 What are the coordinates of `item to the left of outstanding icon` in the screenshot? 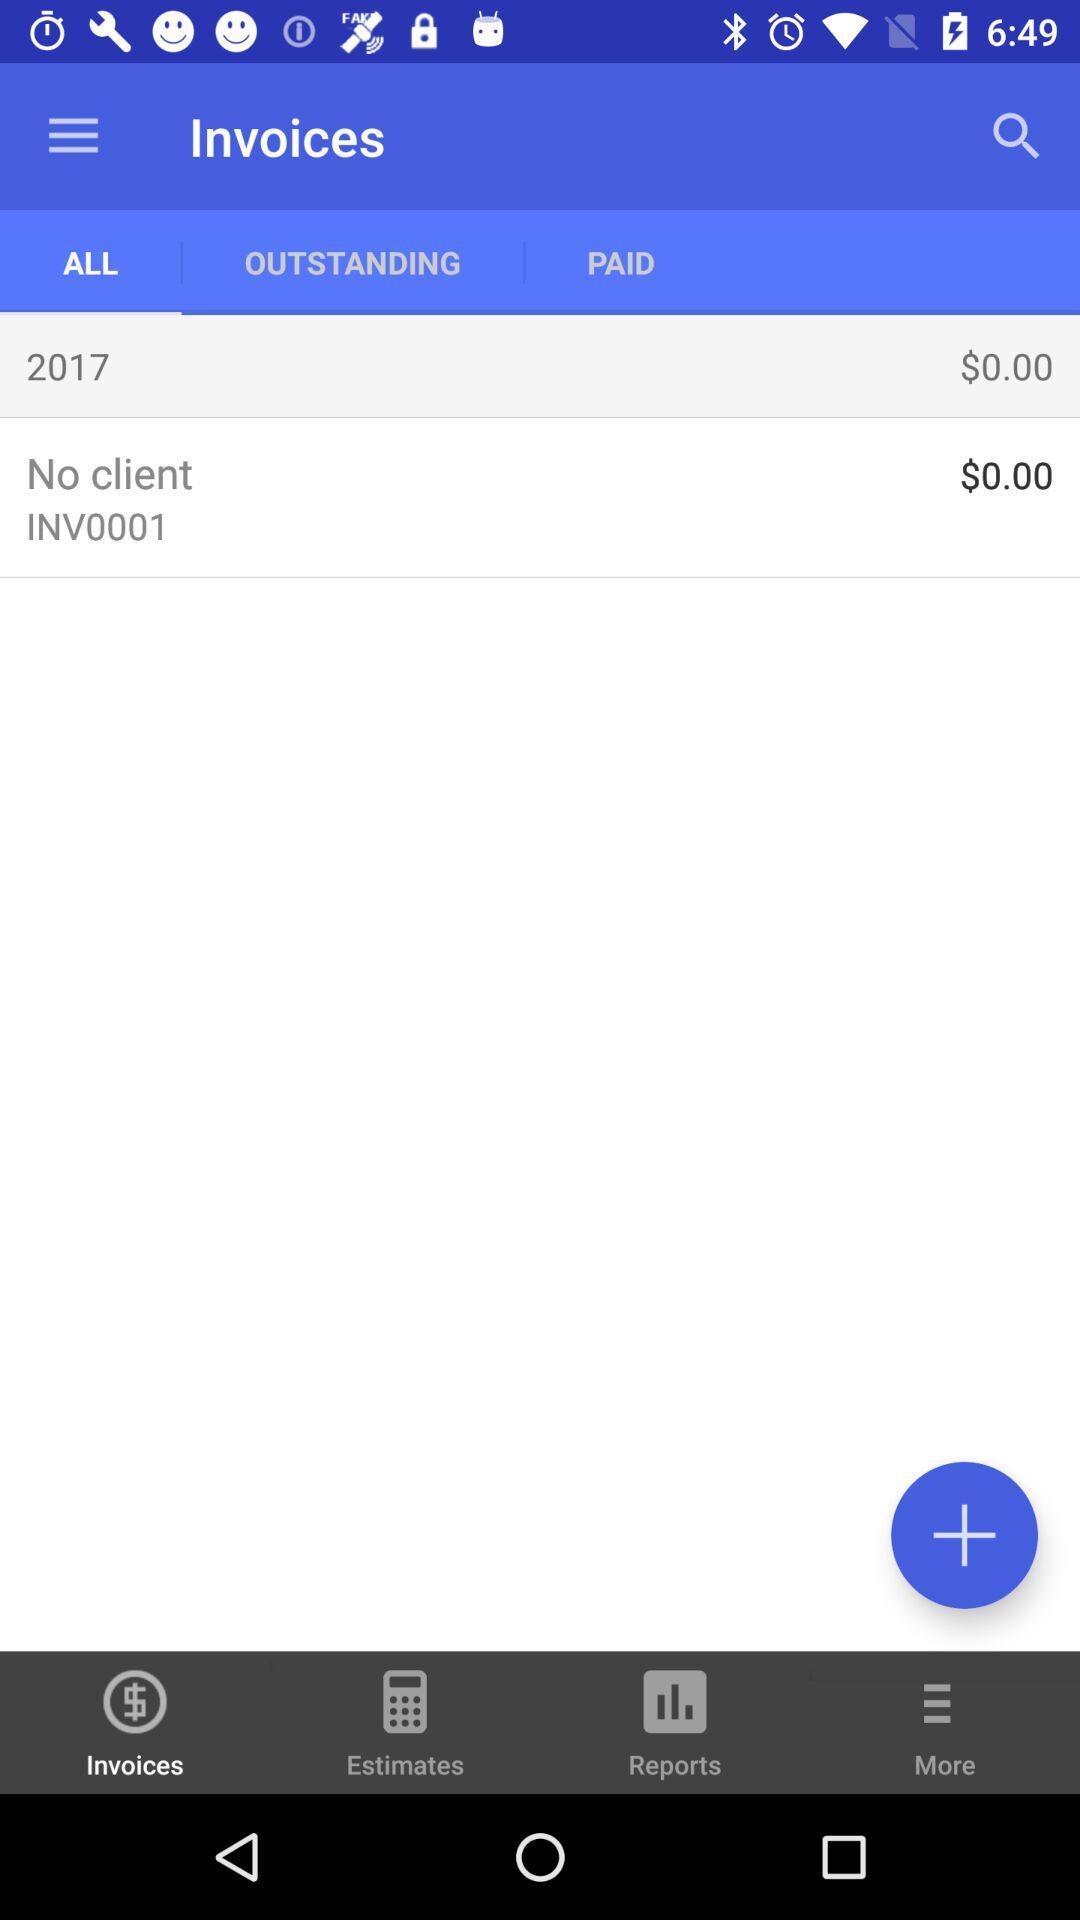 It's located at (72, 135).